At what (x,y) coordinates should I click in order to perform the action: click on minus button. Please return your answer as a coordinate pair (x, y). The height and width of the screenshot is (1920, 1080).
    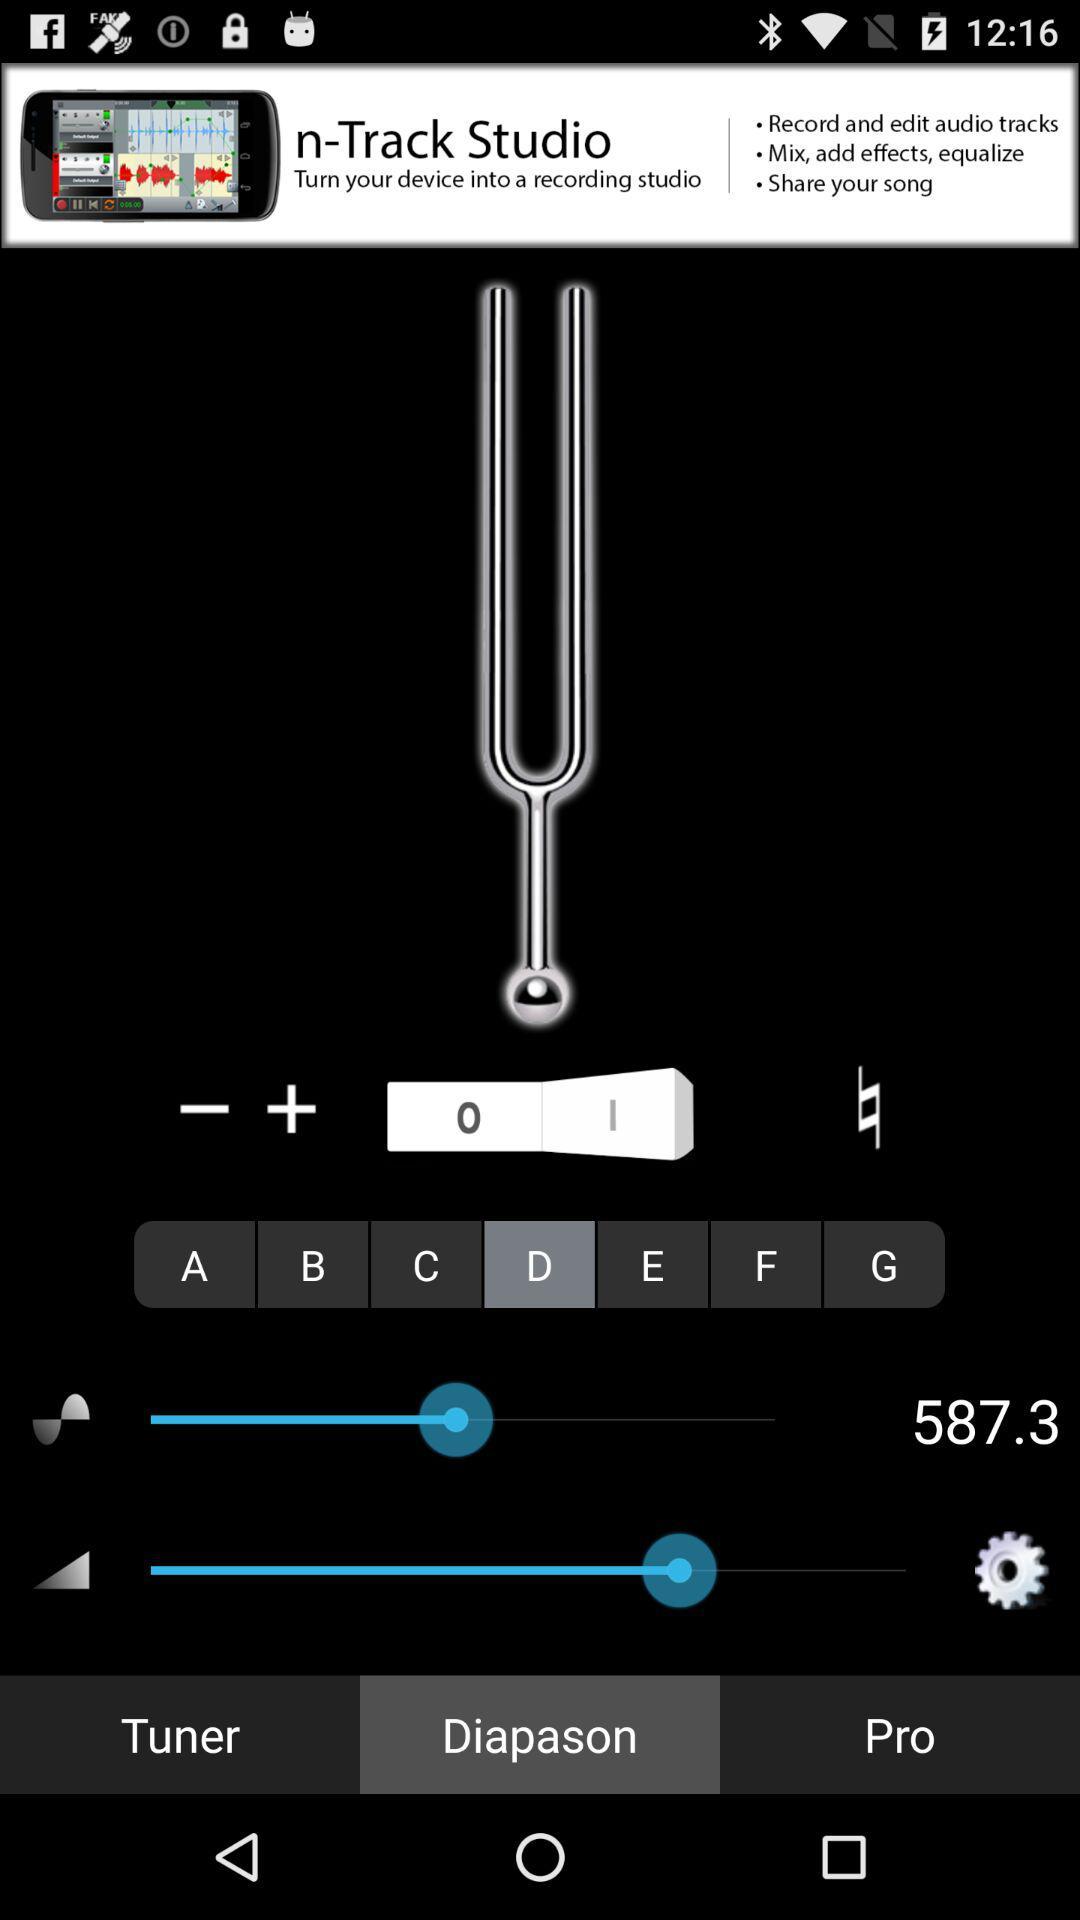
    Looking at the image, I should click on (205, 1107).